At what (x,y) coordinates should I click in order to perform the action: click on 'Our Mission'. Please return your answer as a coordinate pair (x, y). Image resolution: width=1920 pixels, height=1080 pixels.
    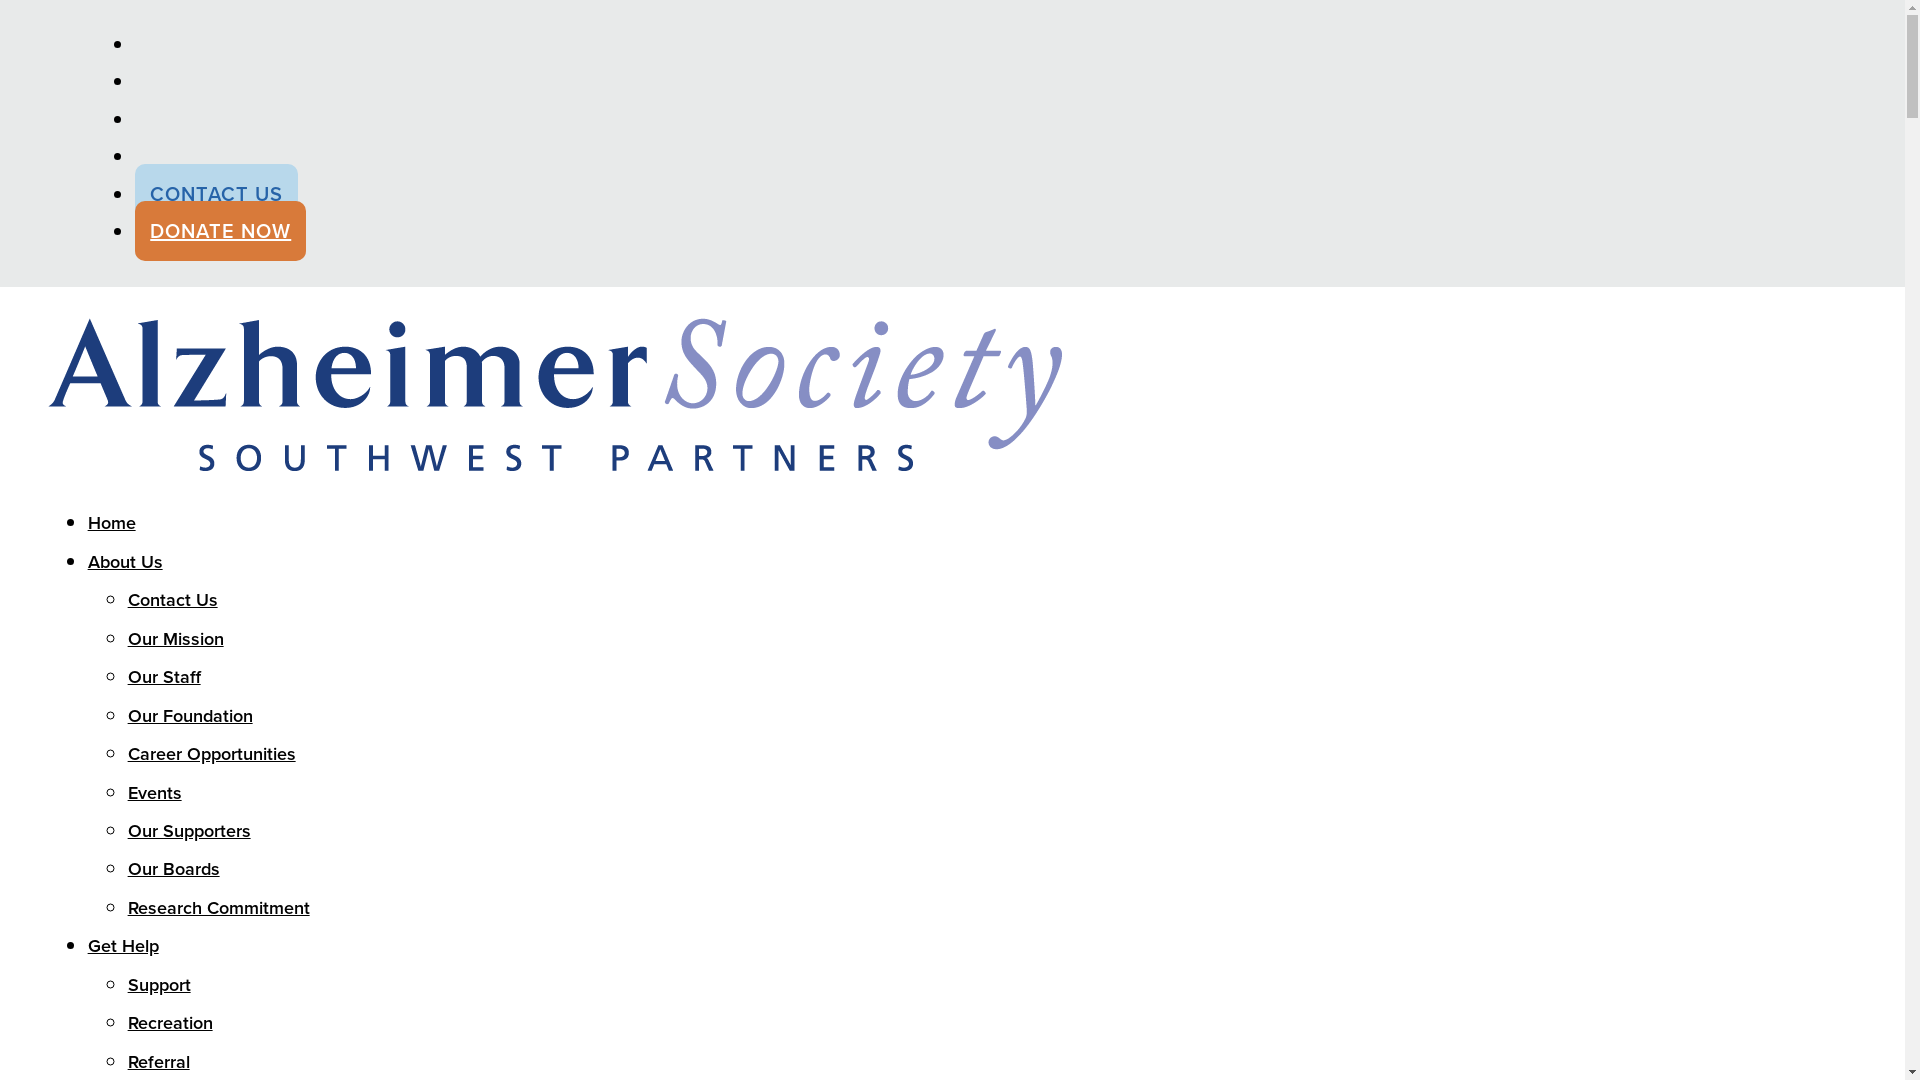
    Looking at the image, I should click on (176, 639).